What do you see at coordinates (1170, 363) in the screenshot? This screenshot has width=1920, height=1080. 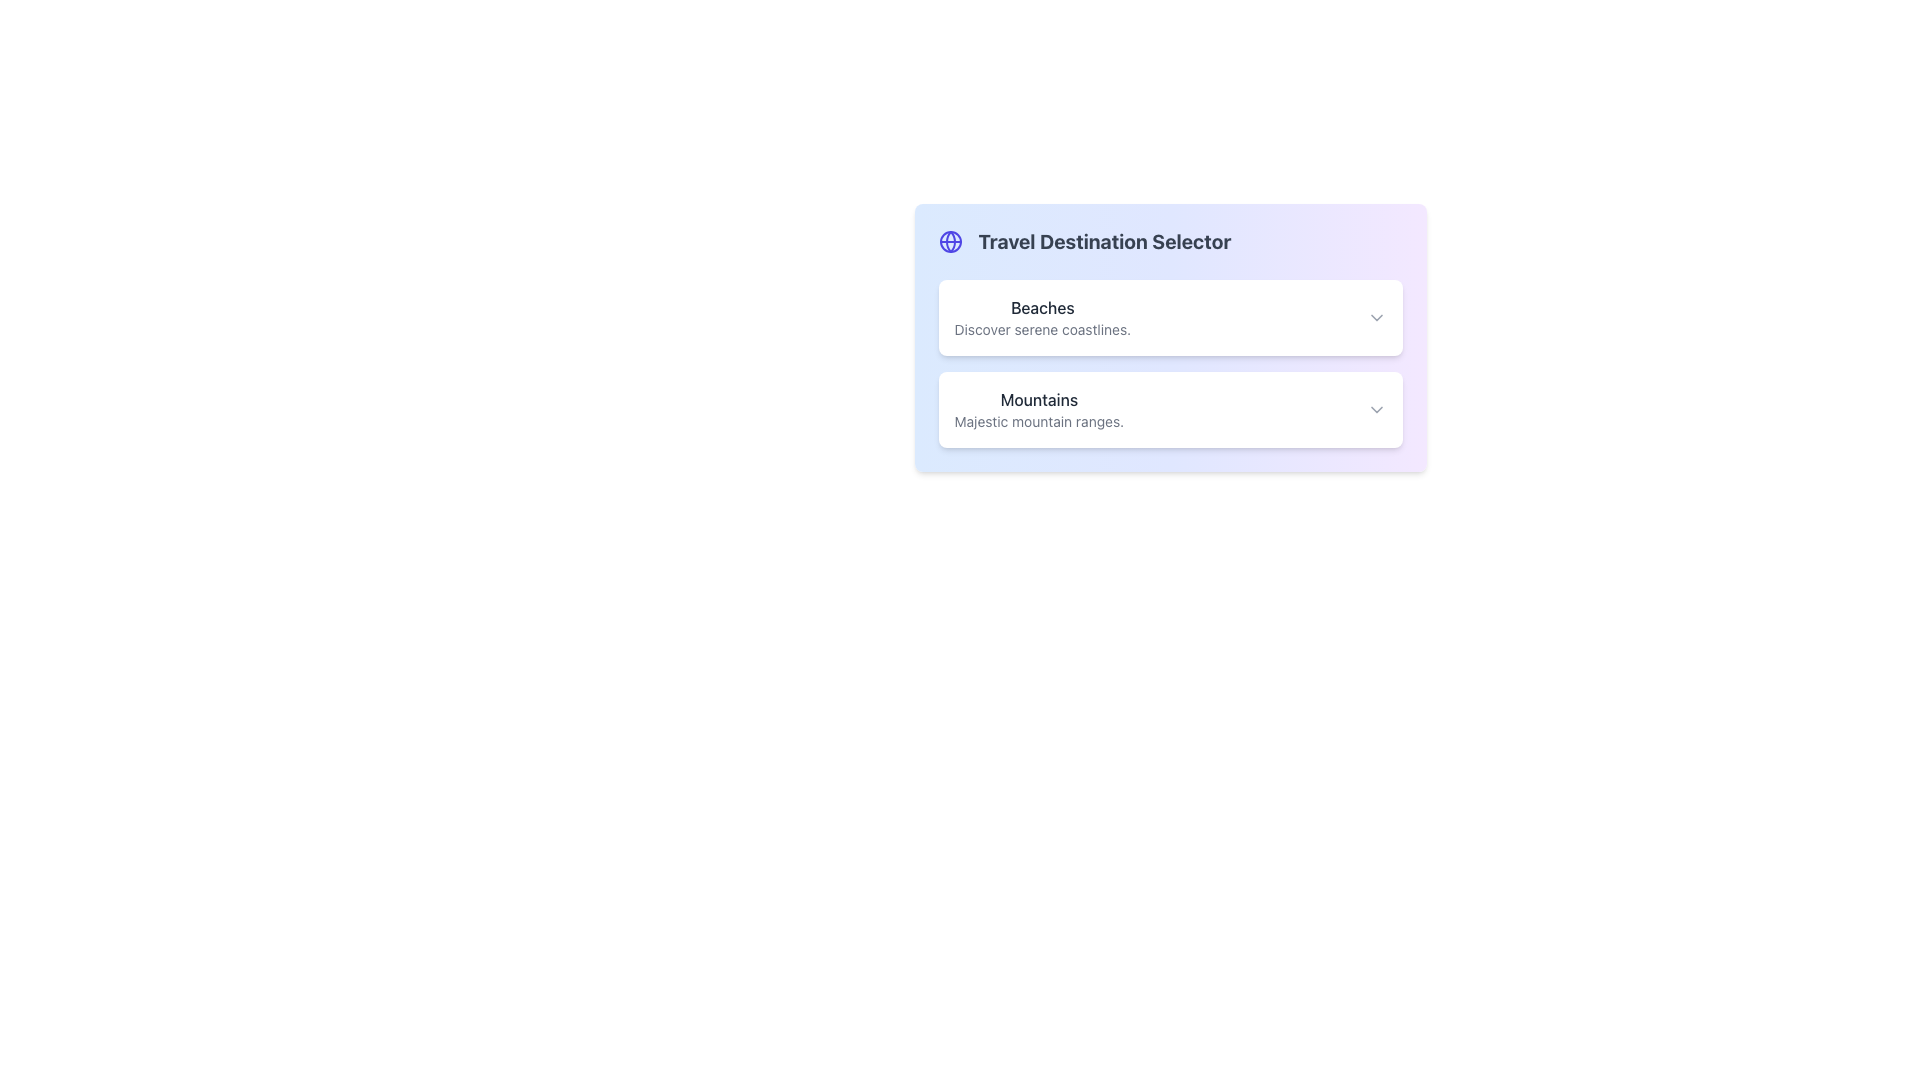 I see `the 'Beaches' or 'Mountains' selection box in the collapsible menu component` at bounding box center [1170, 363].